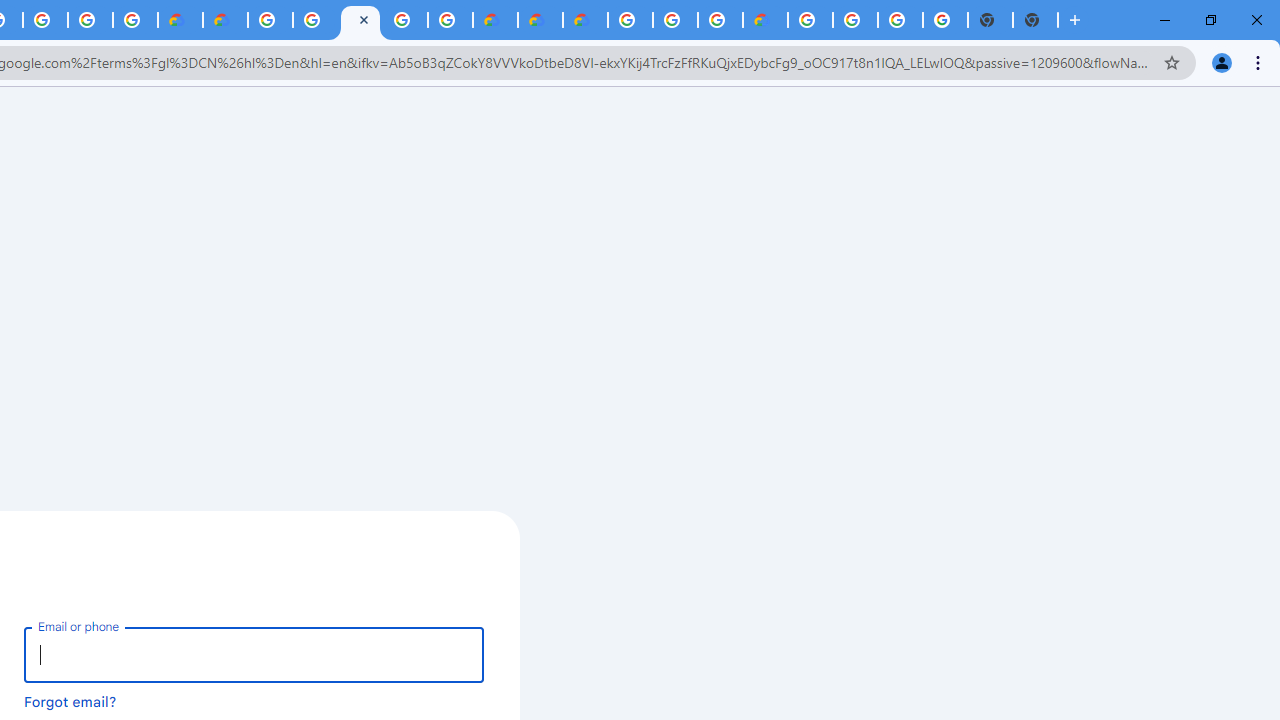 Image resolution: width=1280 pixels, height=720 pixels. Describe the element at coordinates (495, 20) in the screenshot. I see `'Customer Care | Google Cloud'` at that location.